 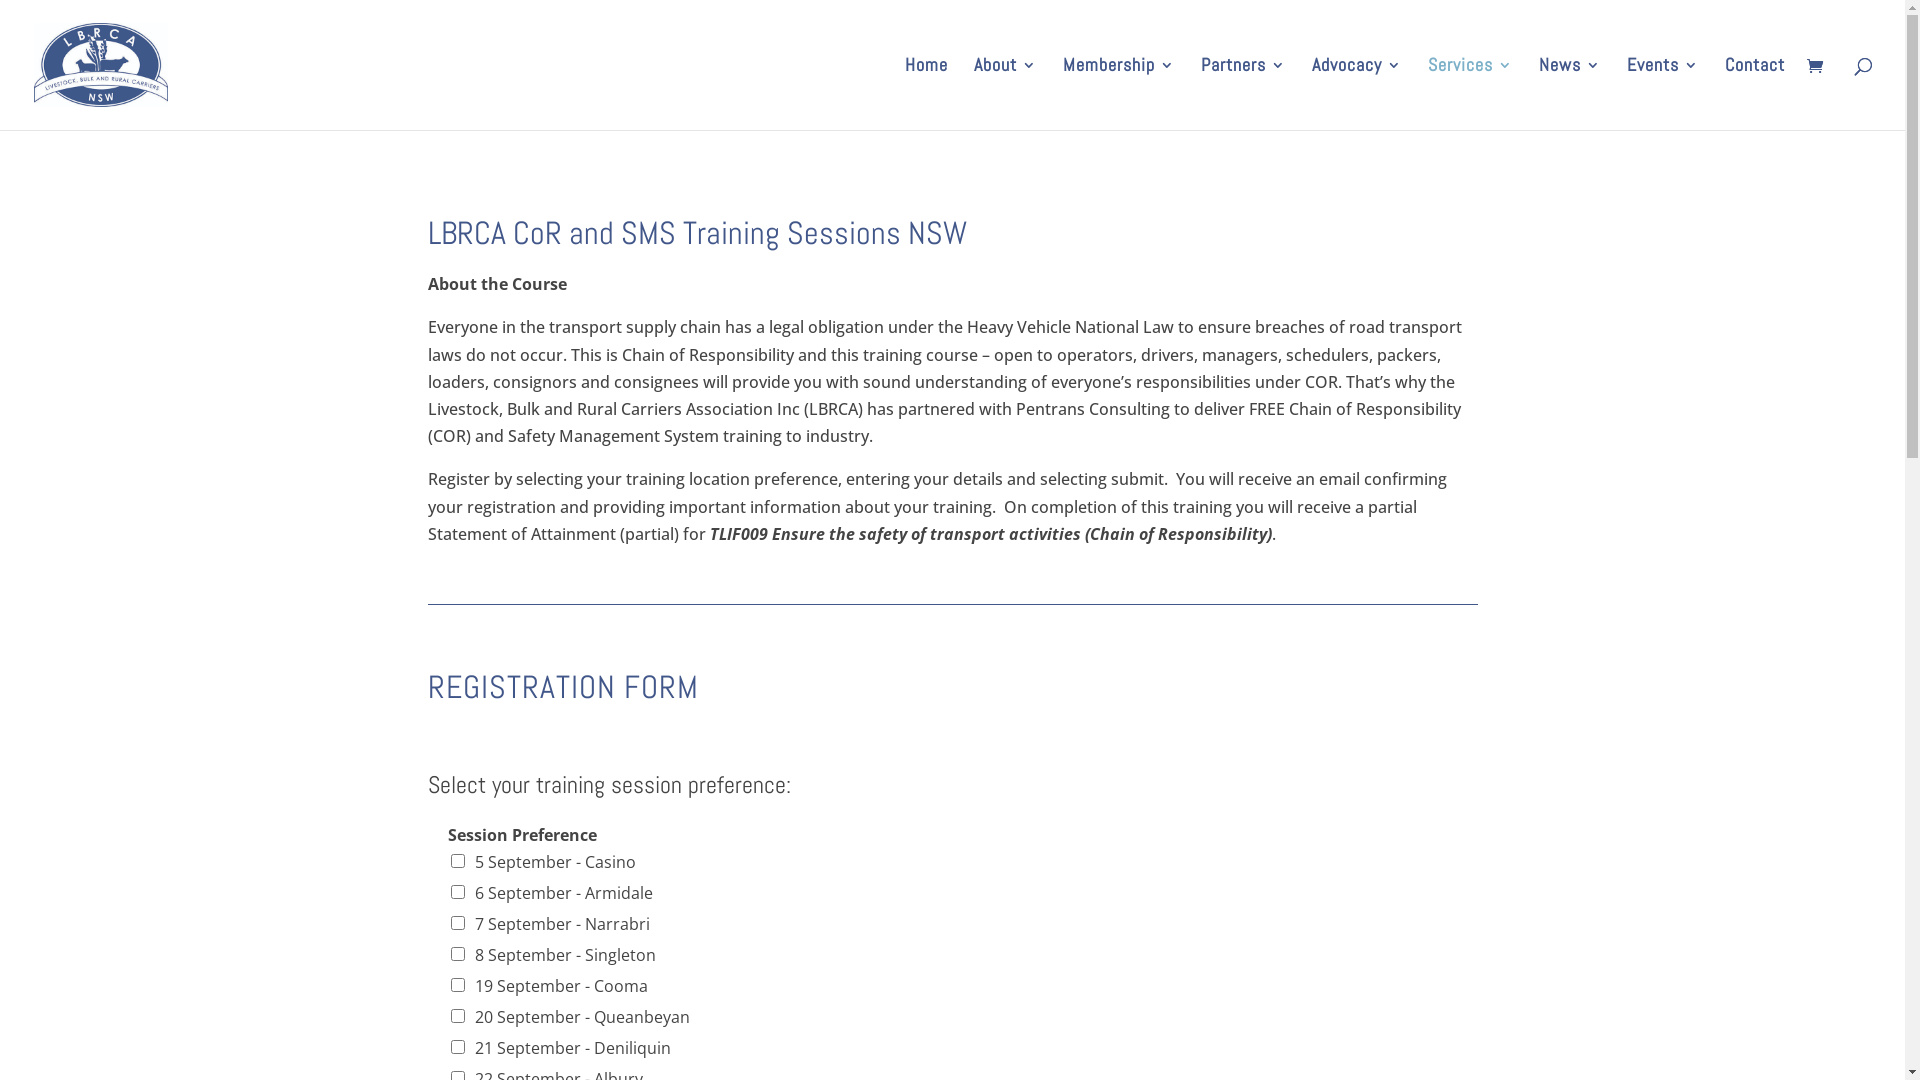 What do you see at coordinates (1242, 93) in the screenshot?
I see `'Partners'` at bounding box center [1242, 93].